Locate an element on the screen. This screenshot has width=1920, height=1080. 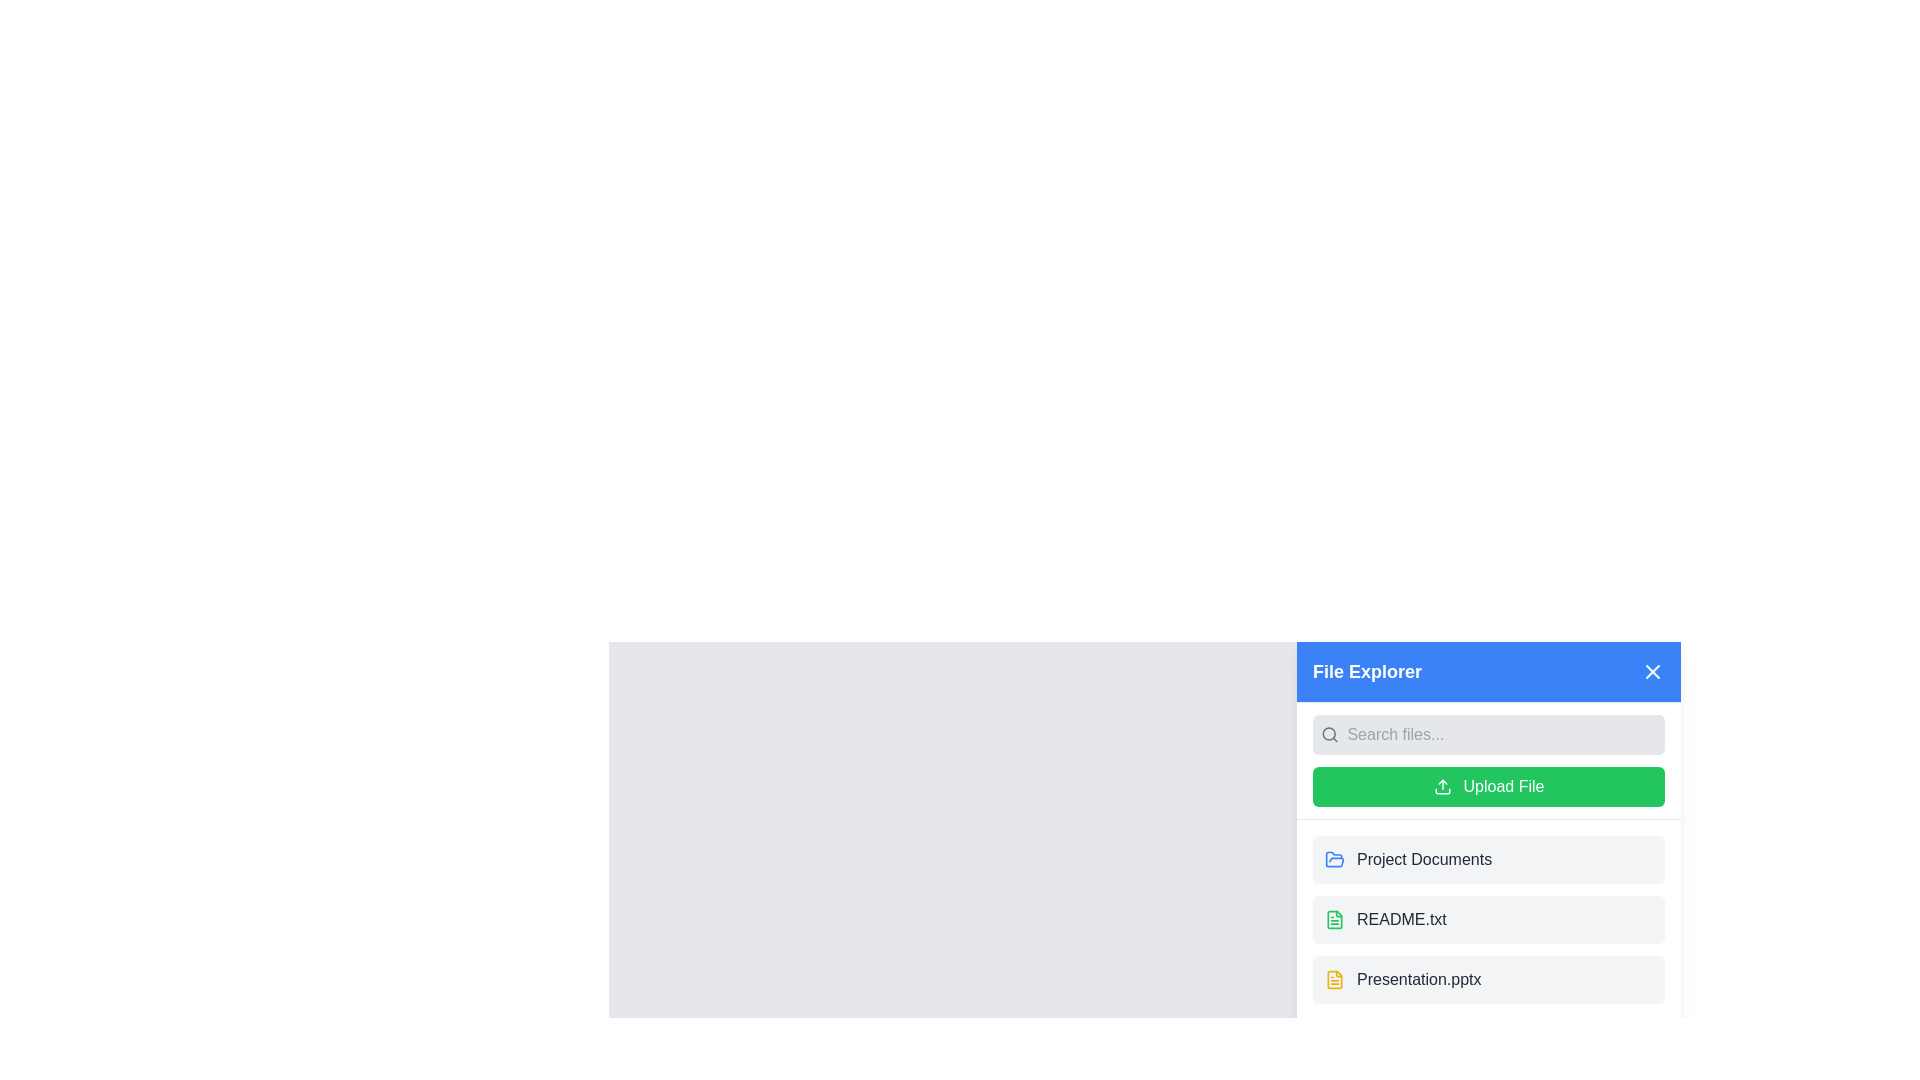
the 'File Explorer' text label, which is displayed in large, bold white font against a blue background at the top-left corner of the header bar is located at coordinates (1366, 671).